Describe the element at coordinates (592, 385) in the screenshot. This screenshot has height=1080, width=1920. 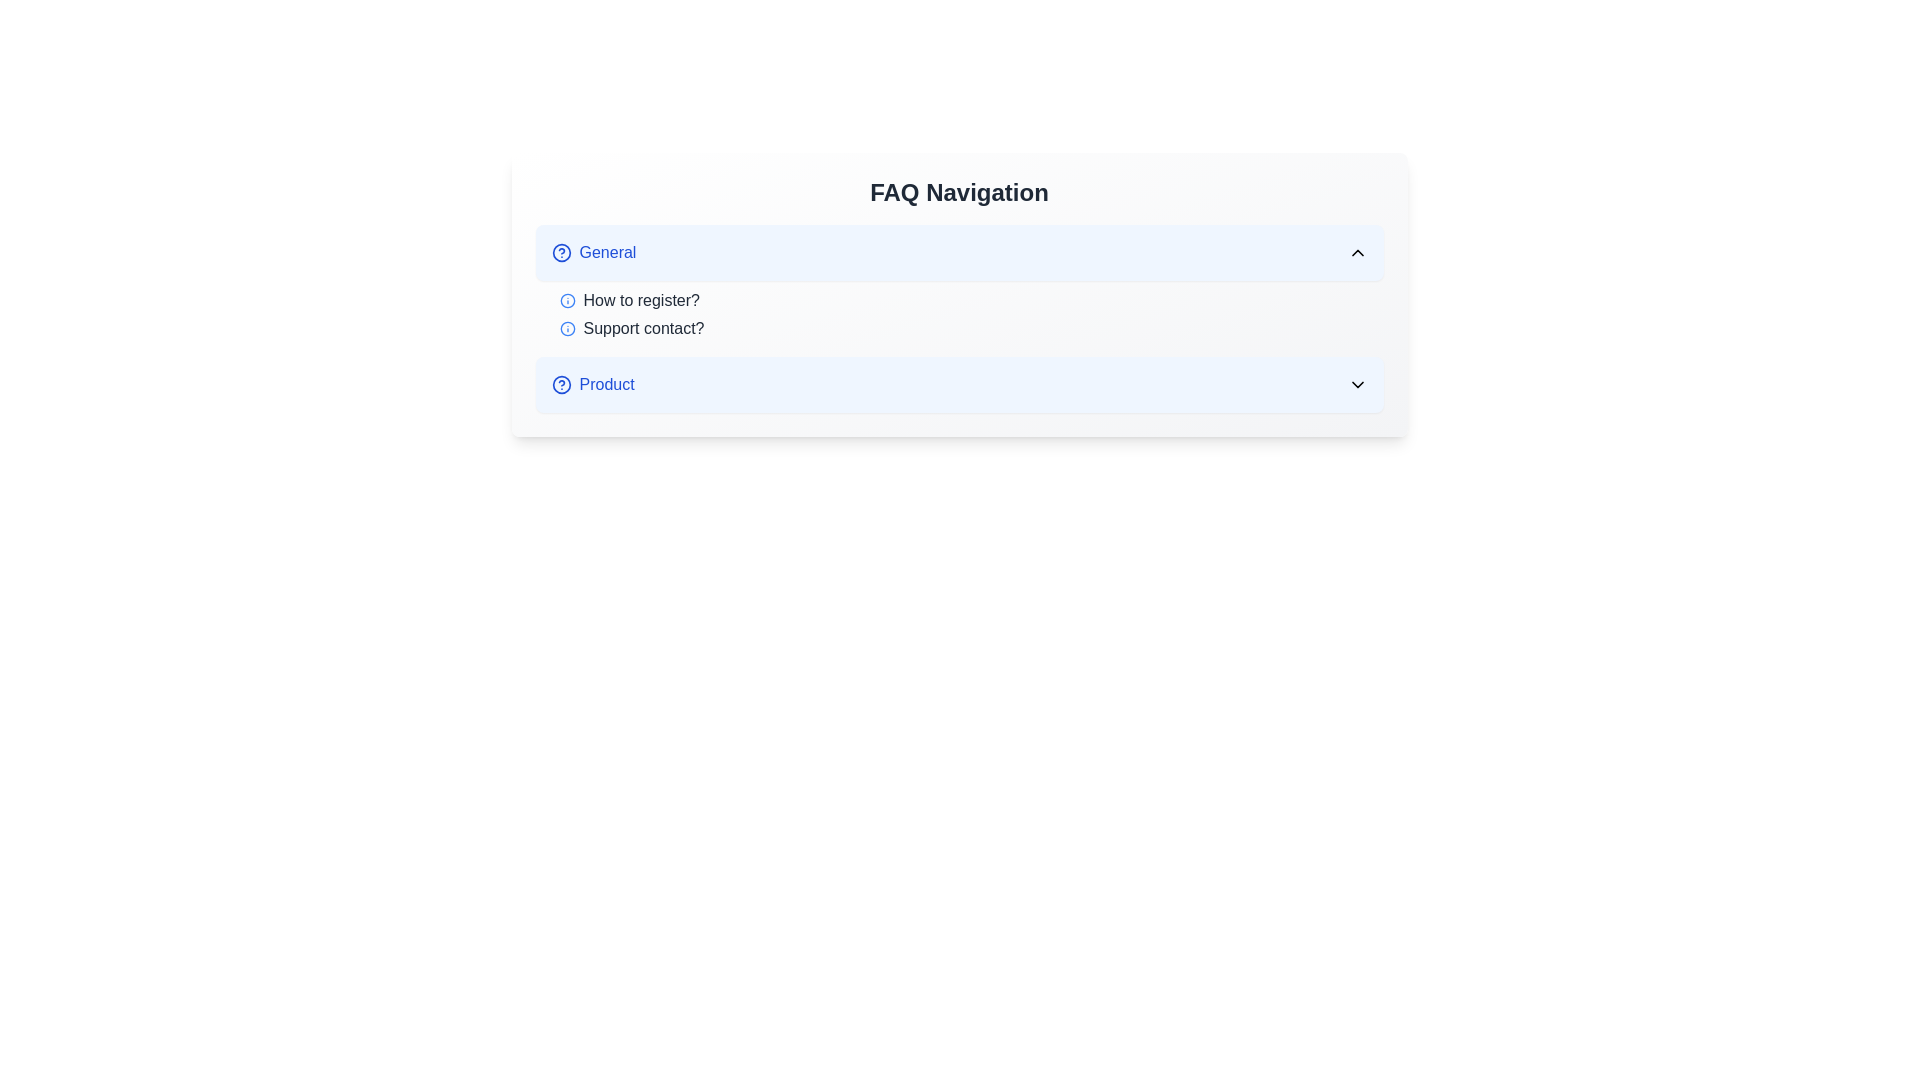
I see `the content related to 'Product' inquiries by interacting with the text label in the navigation menu under the FAQ section` at that location.